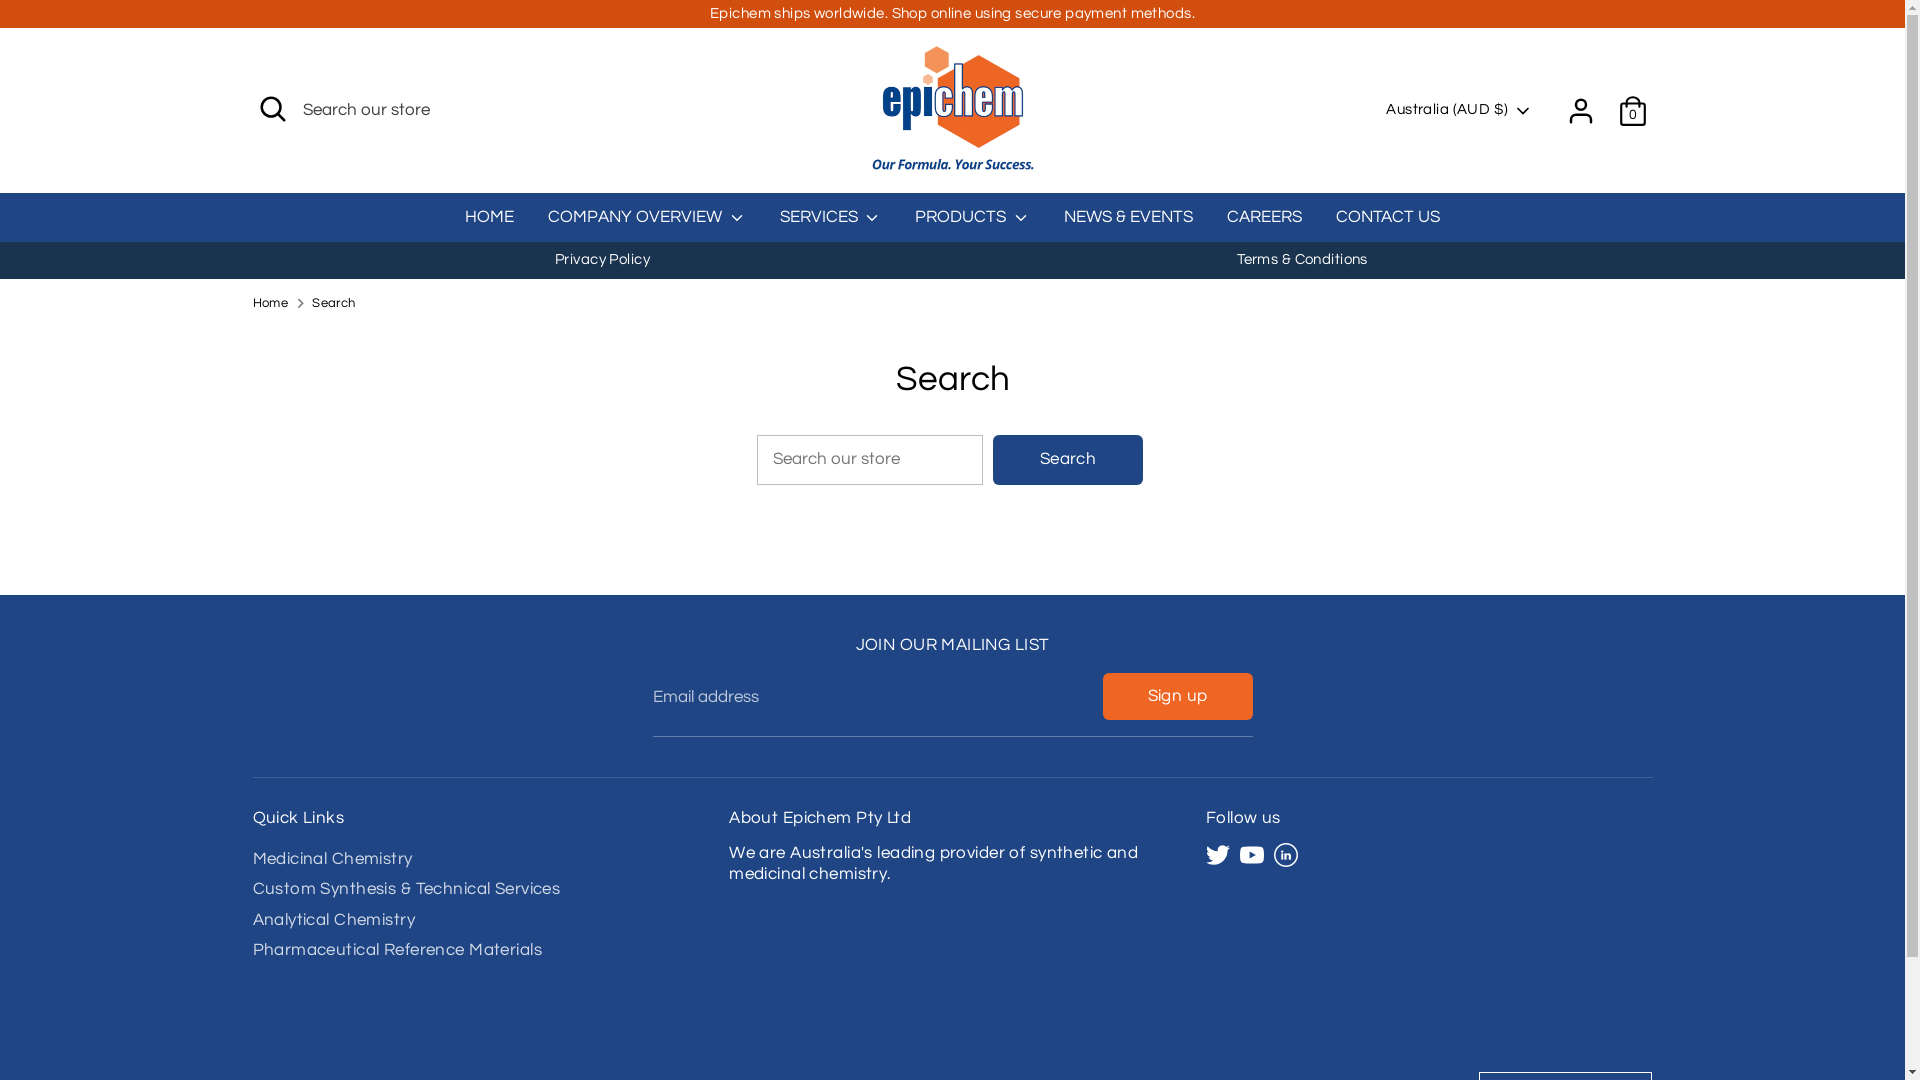 Image resolution: width=1920 pixels, height=1080 pixels. I want to click on 'HOME', so click(489, 223).